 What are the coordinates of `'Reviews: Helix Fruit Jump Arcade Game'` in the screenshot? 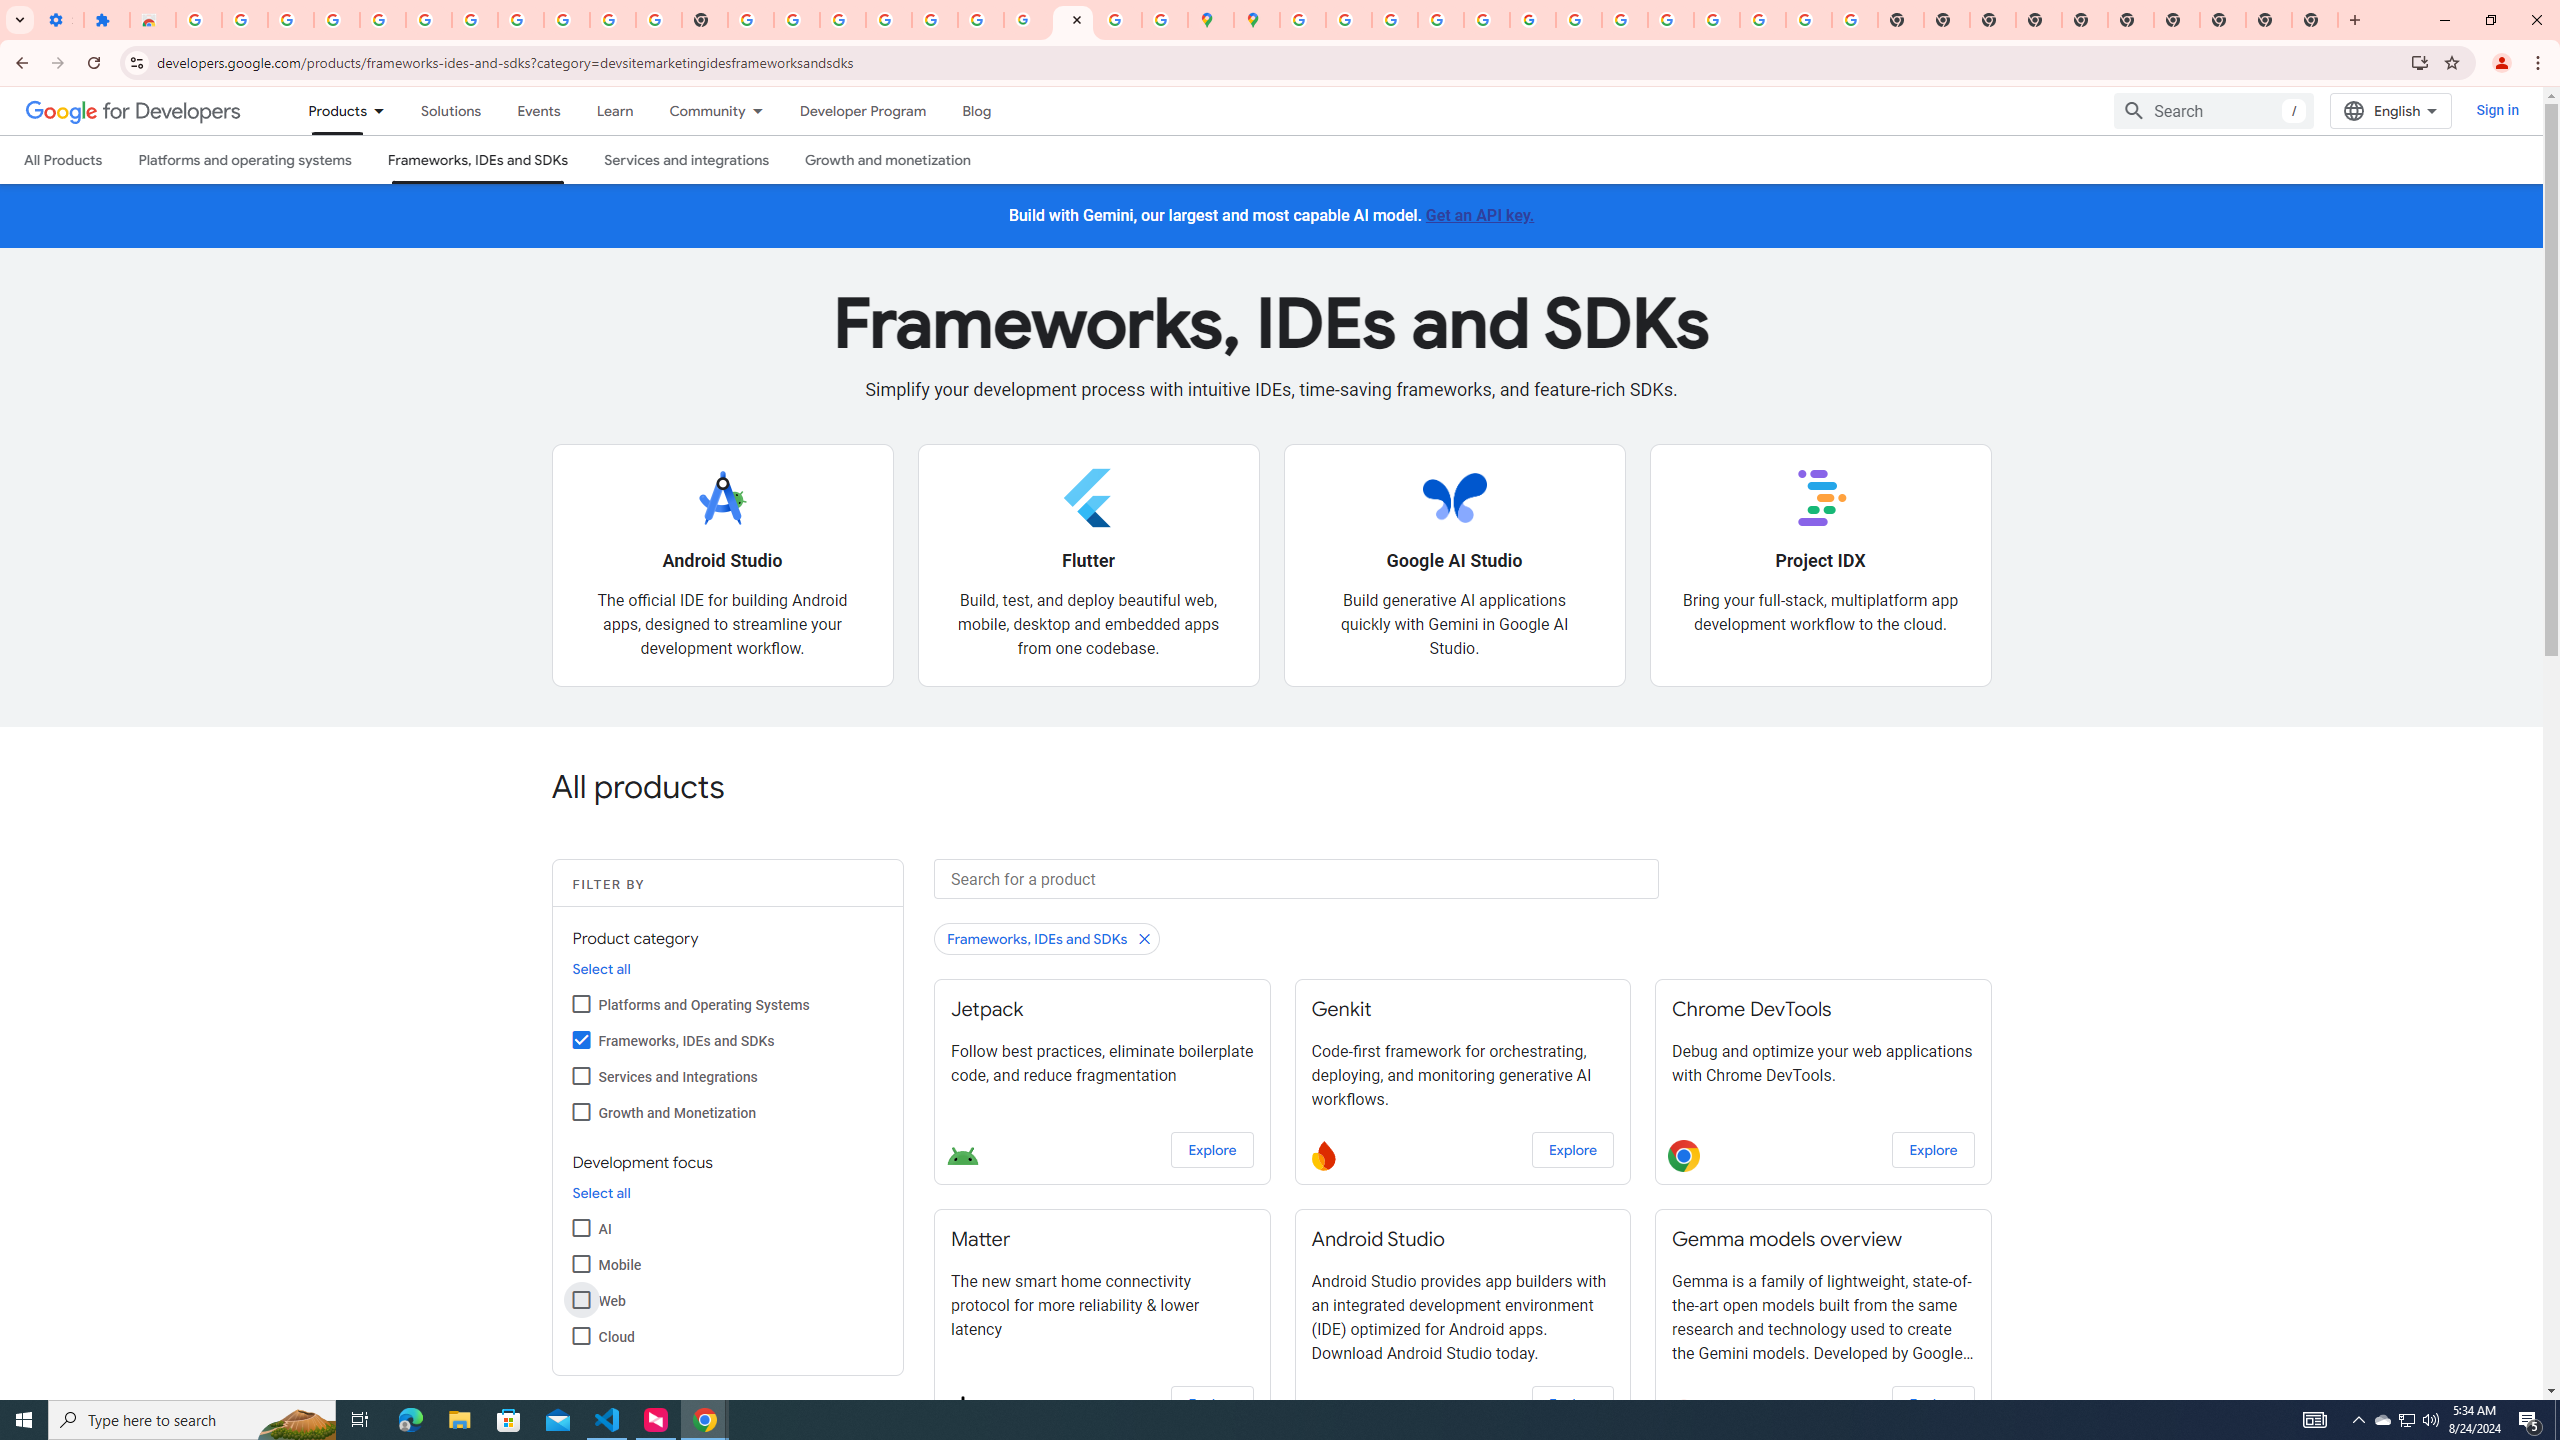 It's located at (151, 19).